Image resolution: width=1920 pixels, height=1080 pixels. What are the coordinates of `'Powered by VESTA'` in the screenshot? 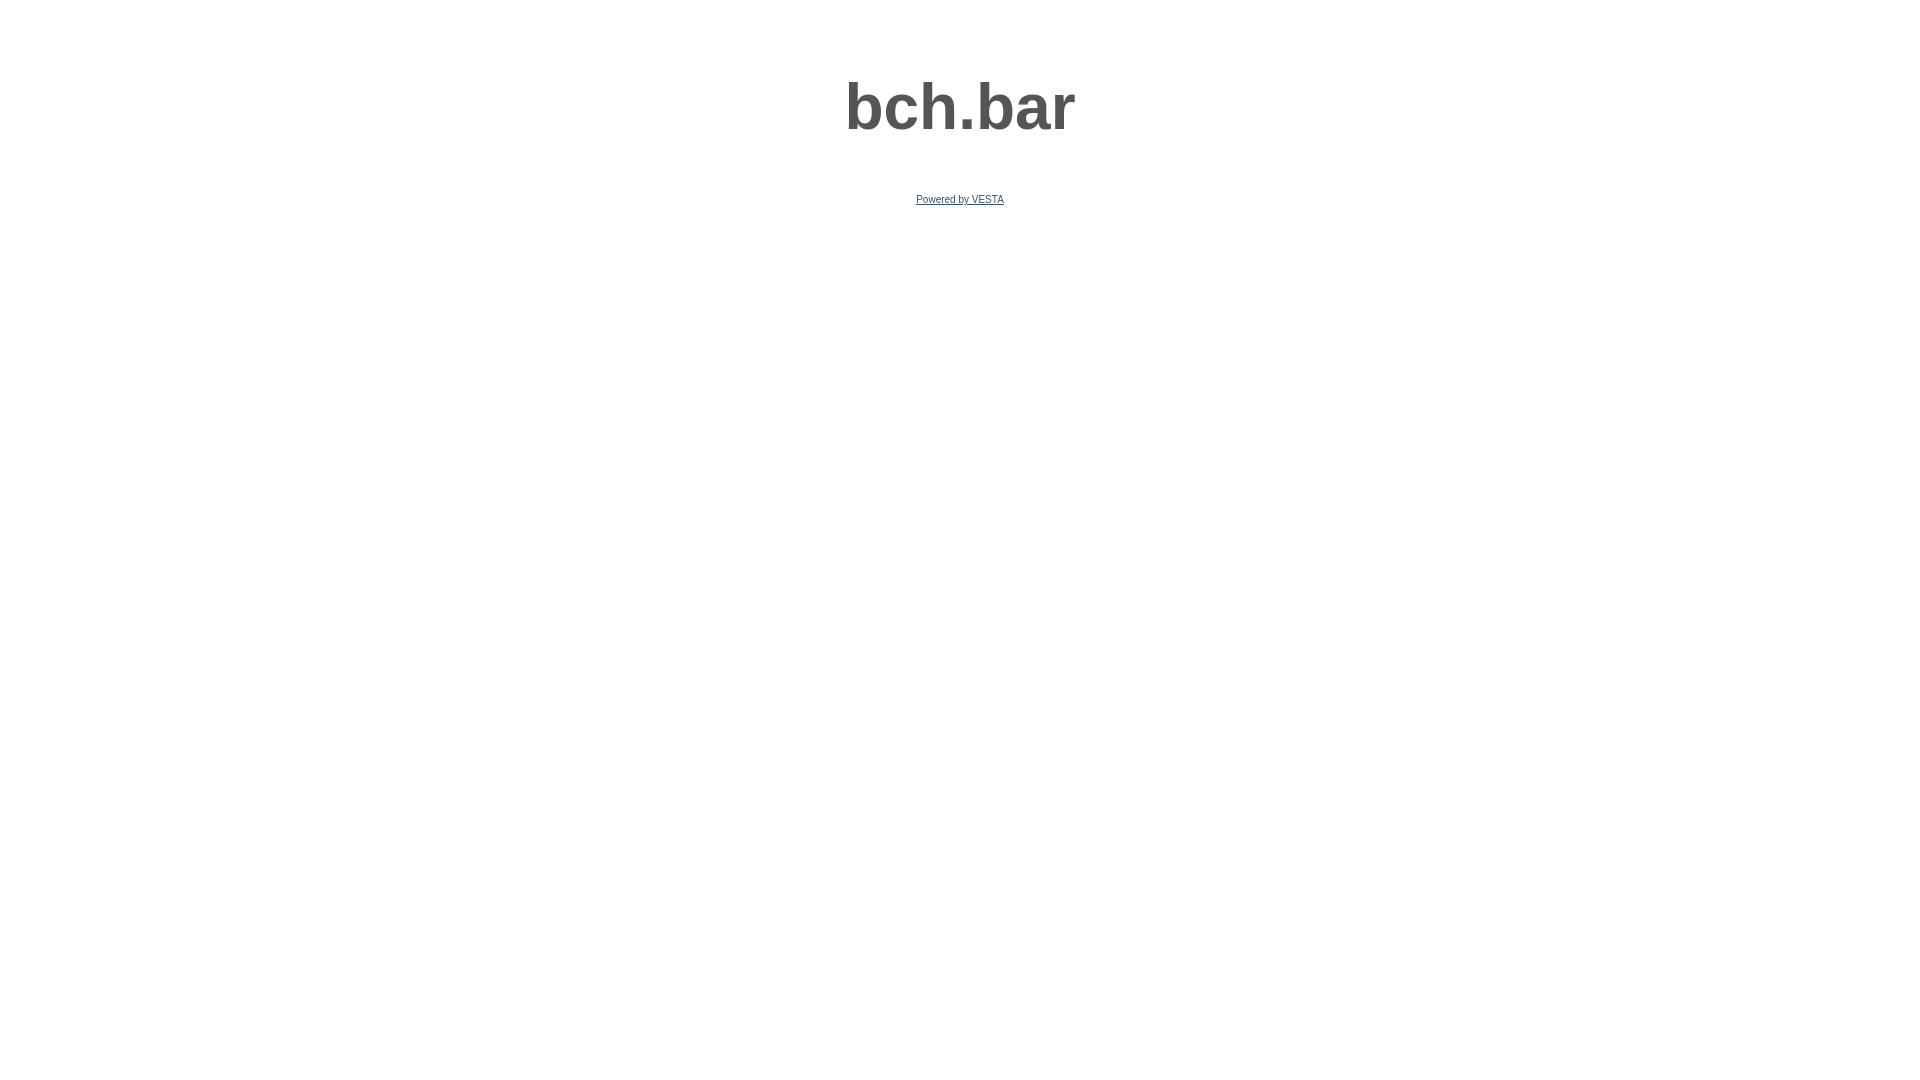 It's located at (960, 199).